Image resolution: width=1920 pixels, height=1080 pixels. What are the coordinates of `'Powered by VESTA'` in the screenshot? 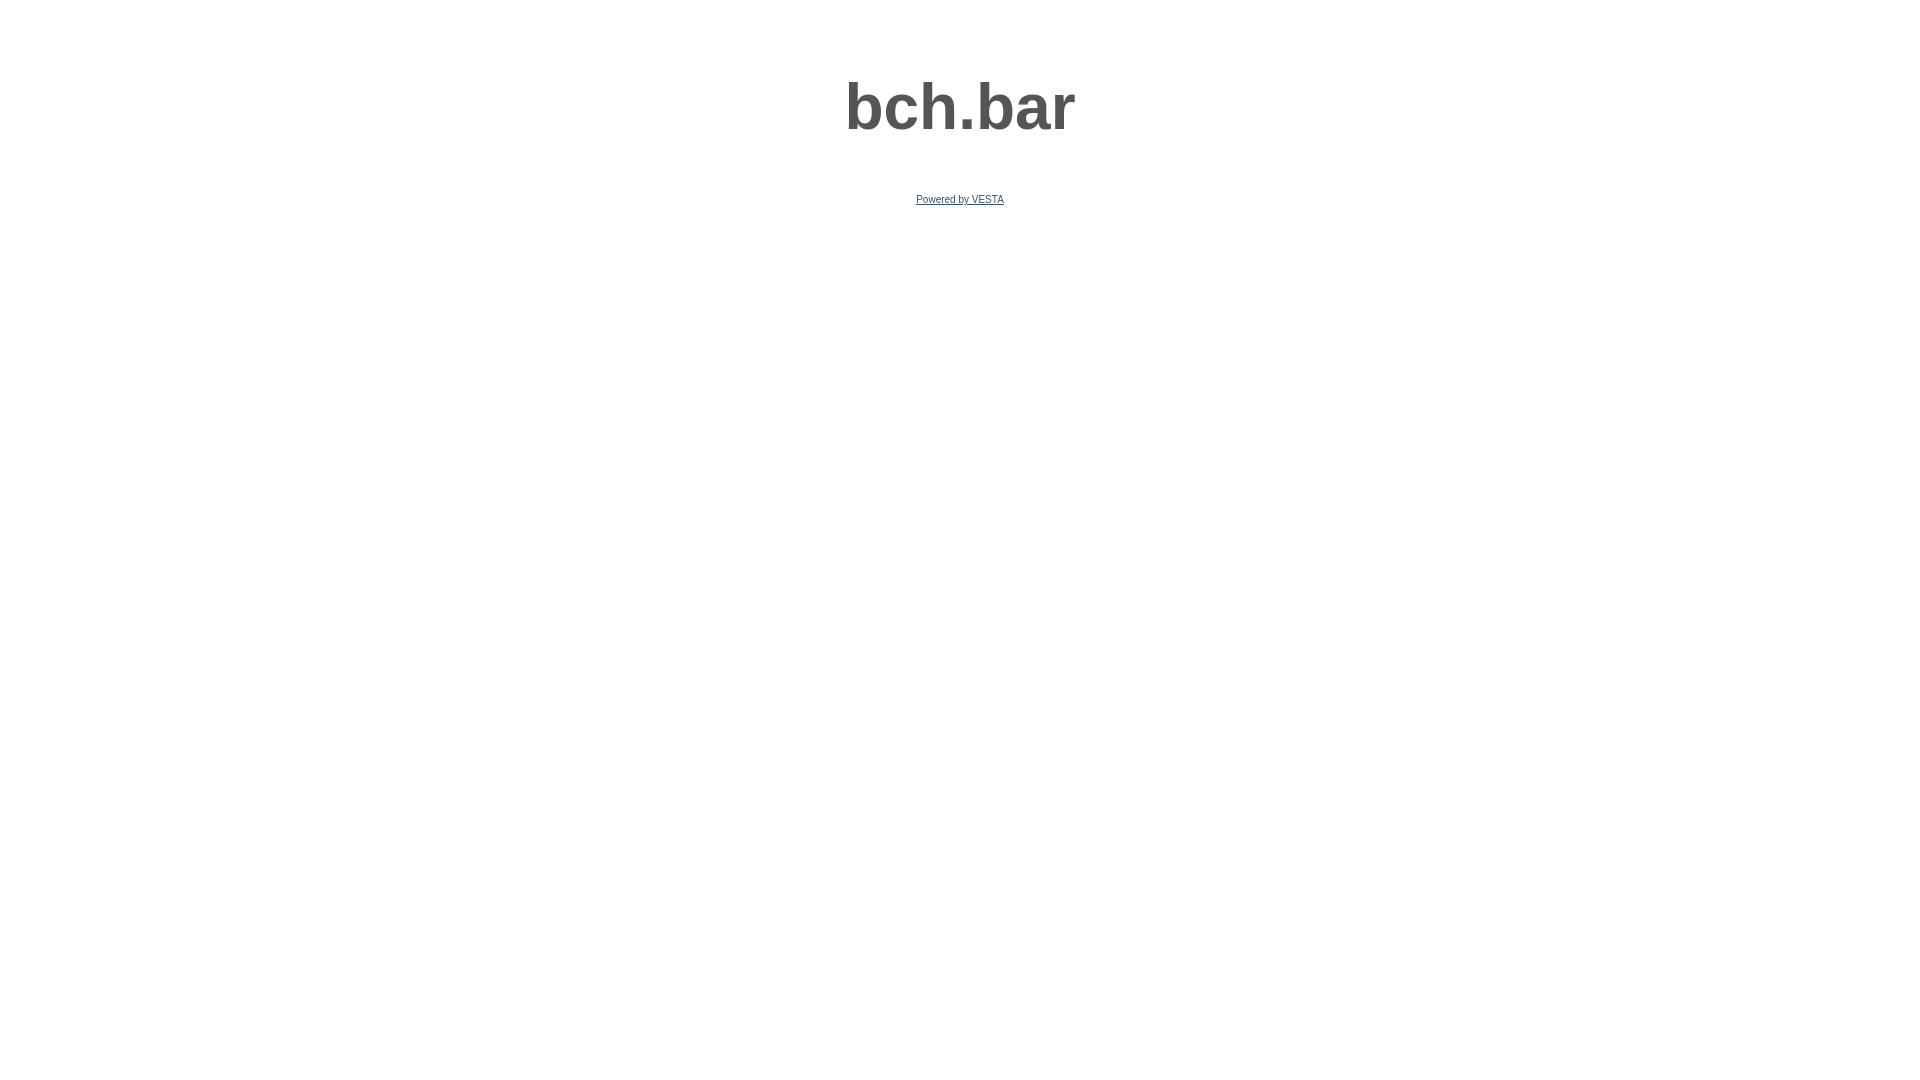 It's located at (960, 199).